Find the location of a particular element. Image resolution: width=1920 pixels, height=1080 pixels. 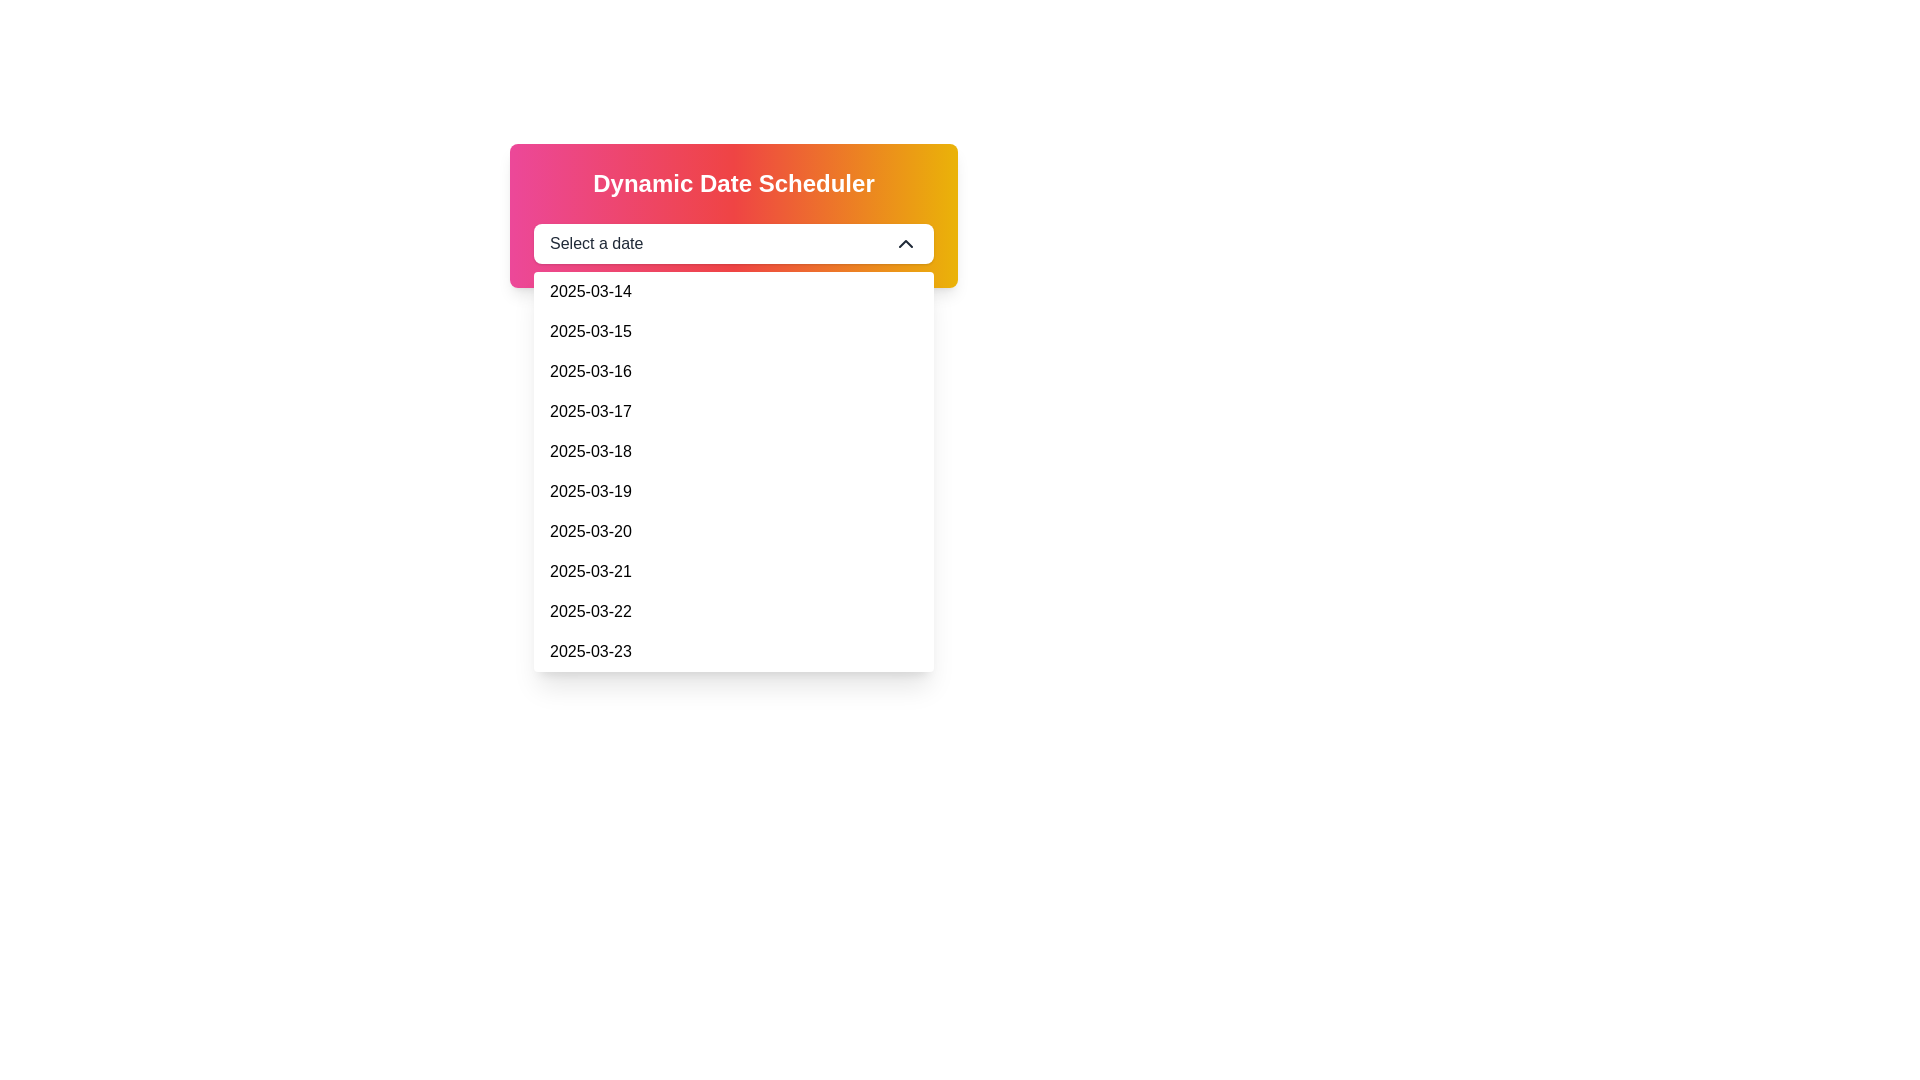

to select the date option '2025-03-18' from the fifth position in the dropdown list is located at coordinates (589, 451).